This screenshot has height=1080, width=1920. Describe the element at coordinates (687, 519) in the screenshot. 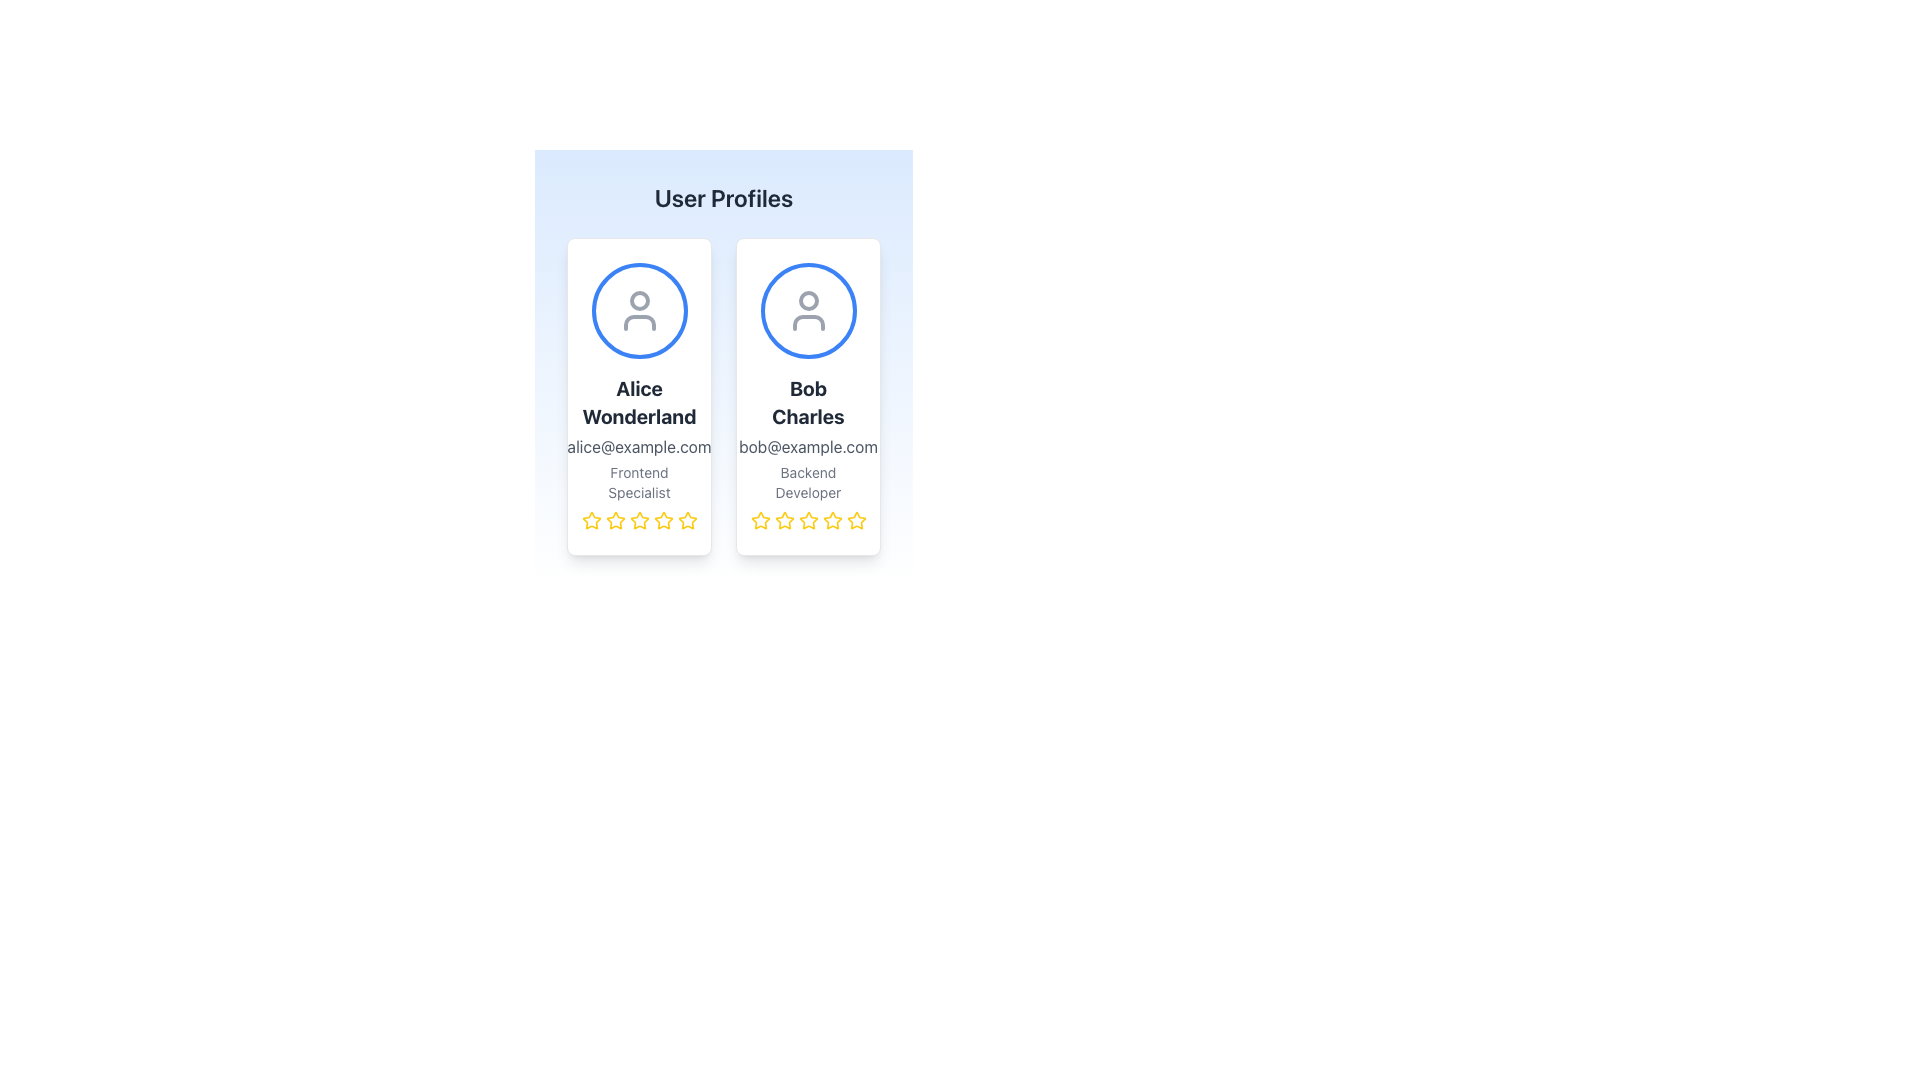

I see `the fifth star icon with a yellow outline and hollow center, located below the 'Alice Wonderland' profile to rate the profile` at that location.